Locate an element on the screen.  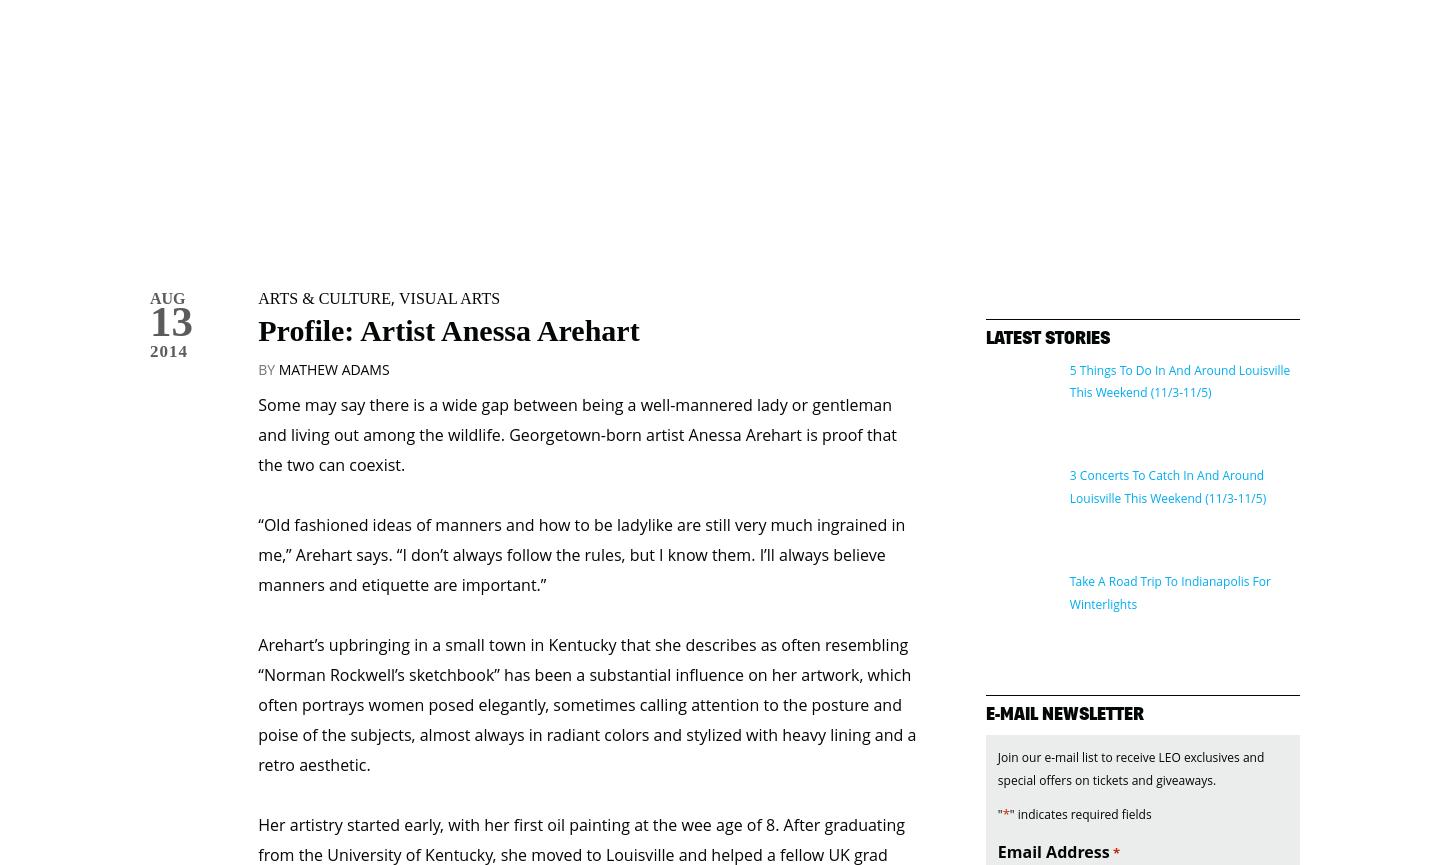
'3 Concerts To Catch In And Around Louisville This Weekend (11/3-11/5)' is located at coordinates (1166, 403).